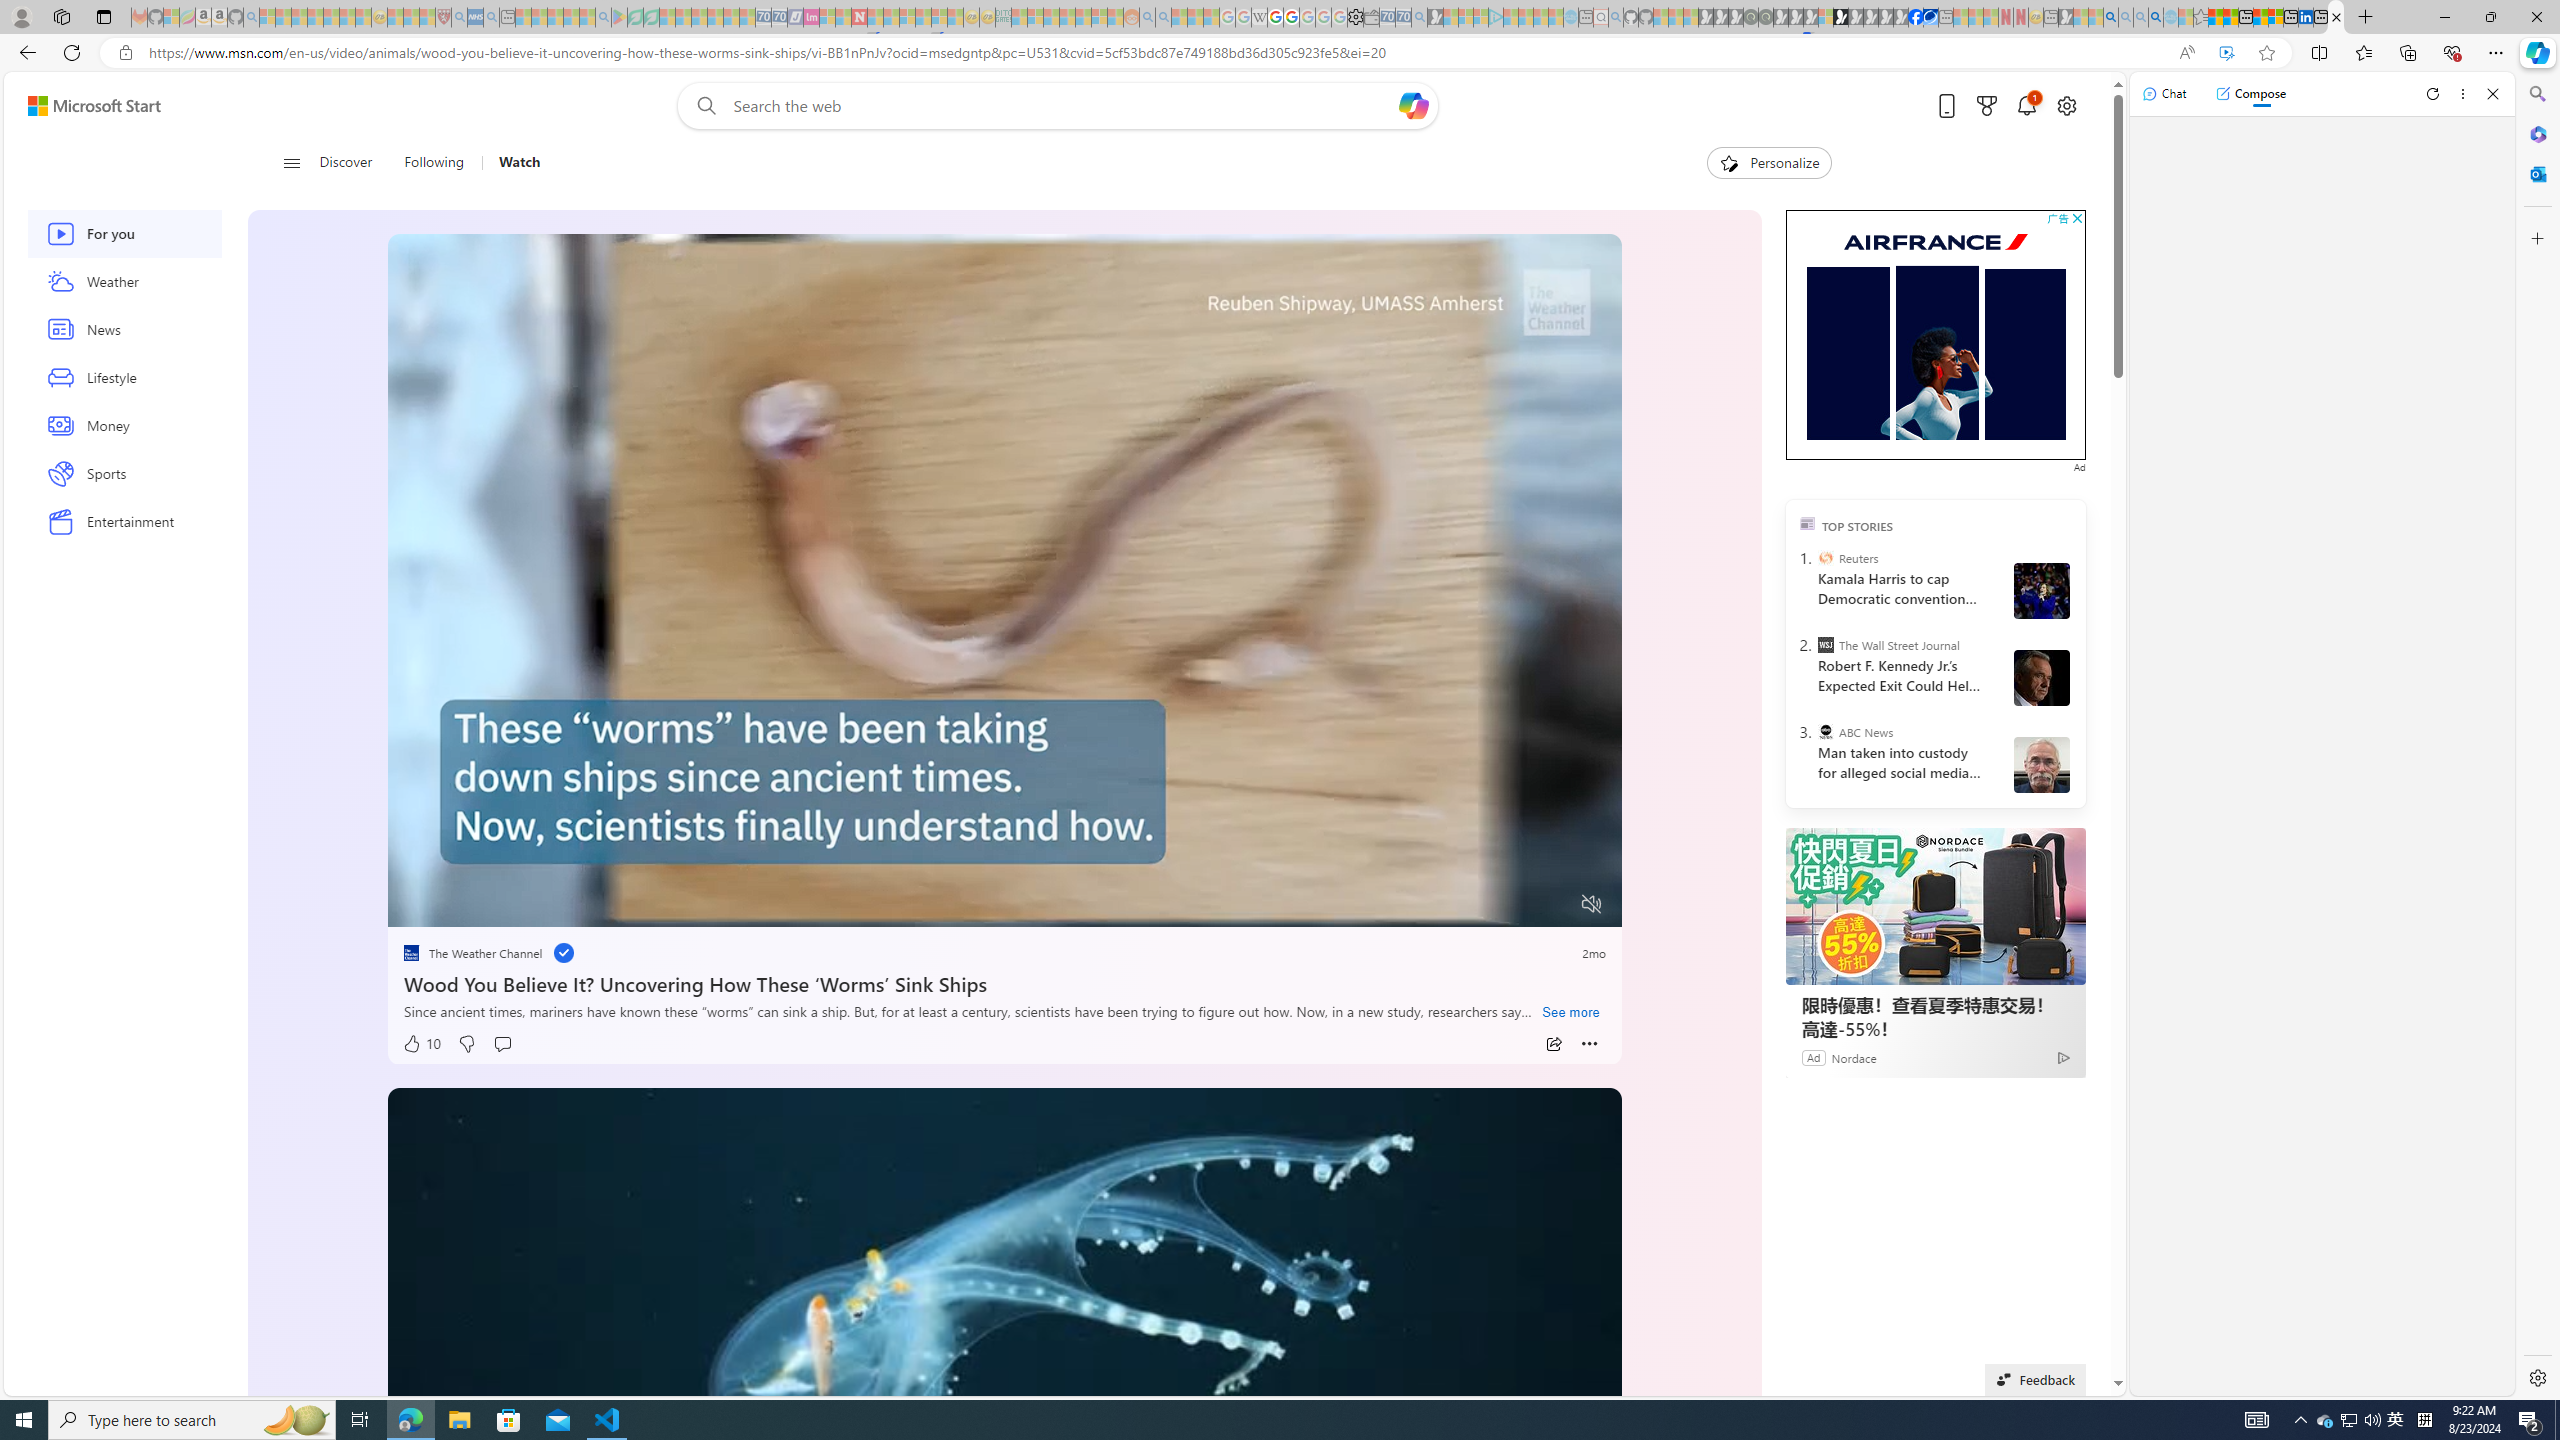 The height and width of the screenshot is (1440, 2560). Describe the element at coordinates (1553, 1043) in the screenshot. I see `'Share'` at that location.